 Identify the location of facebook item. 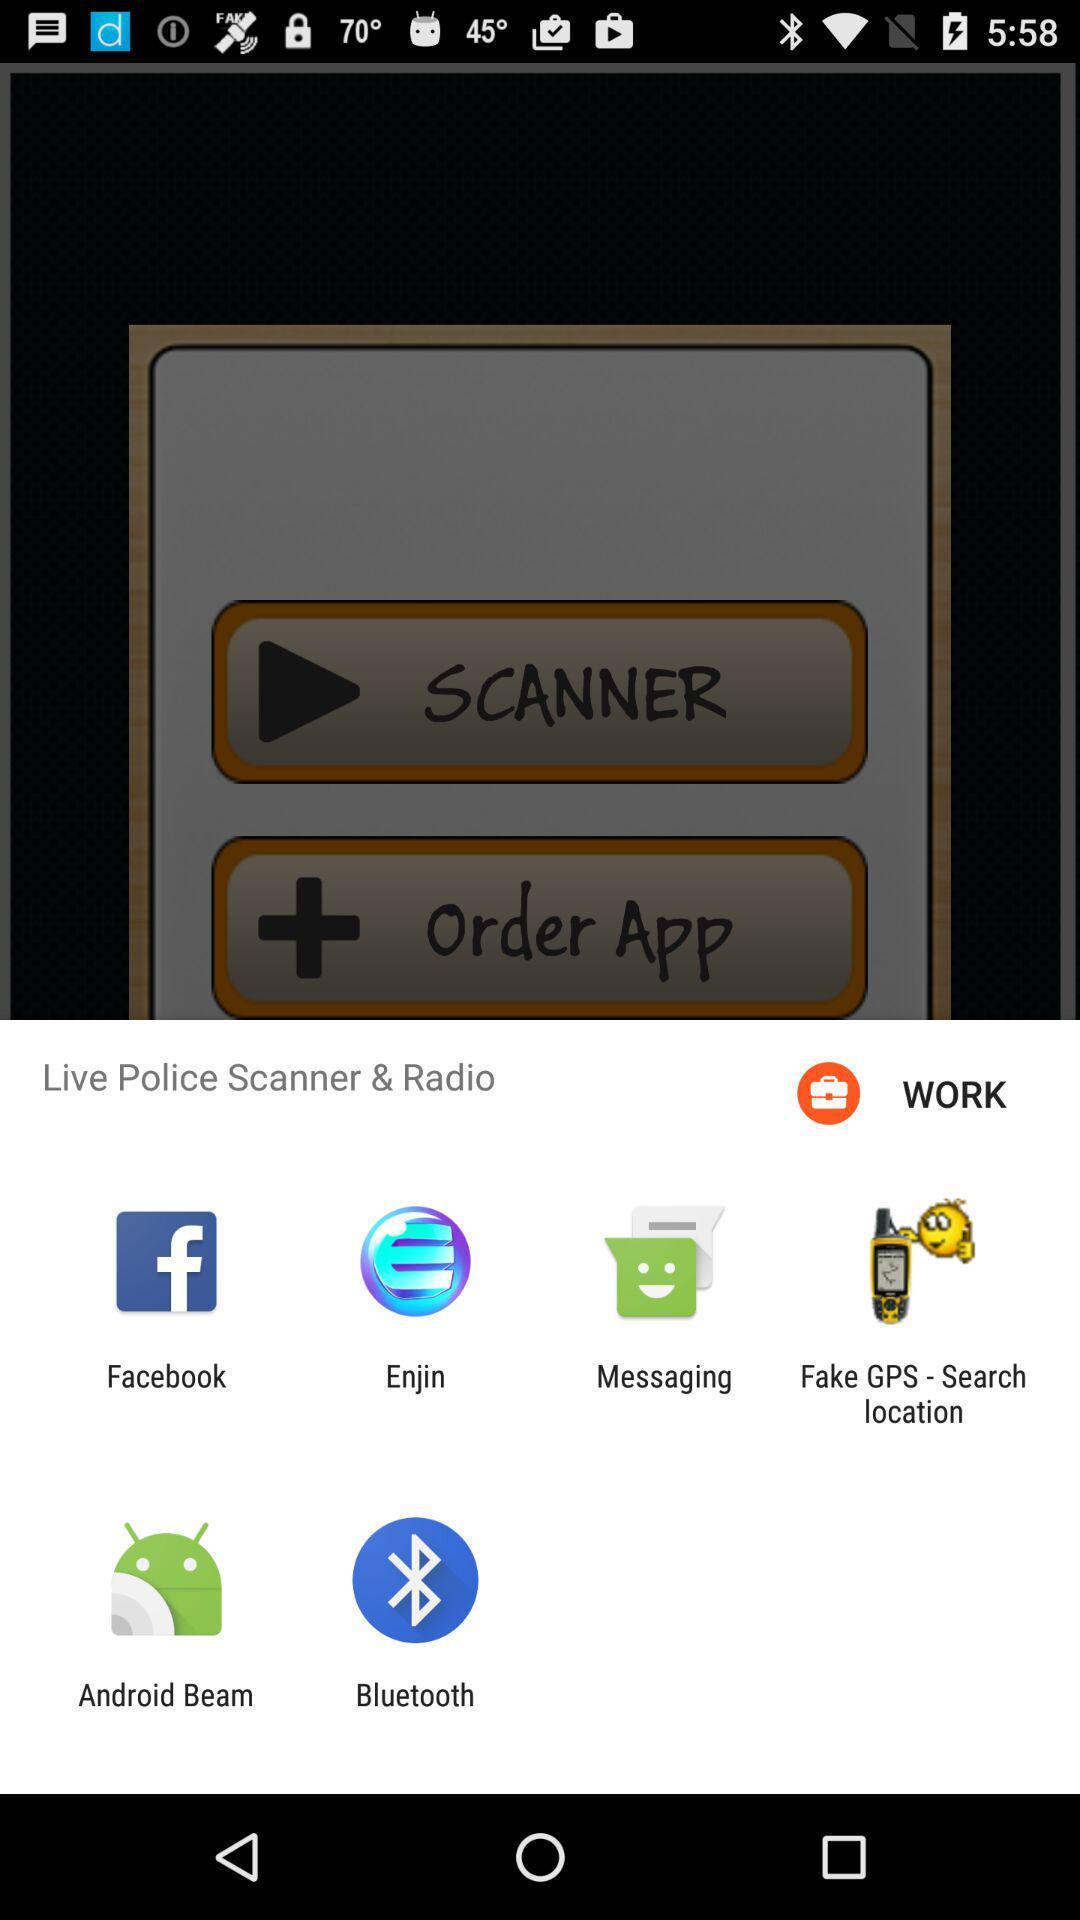
(165, 1392).